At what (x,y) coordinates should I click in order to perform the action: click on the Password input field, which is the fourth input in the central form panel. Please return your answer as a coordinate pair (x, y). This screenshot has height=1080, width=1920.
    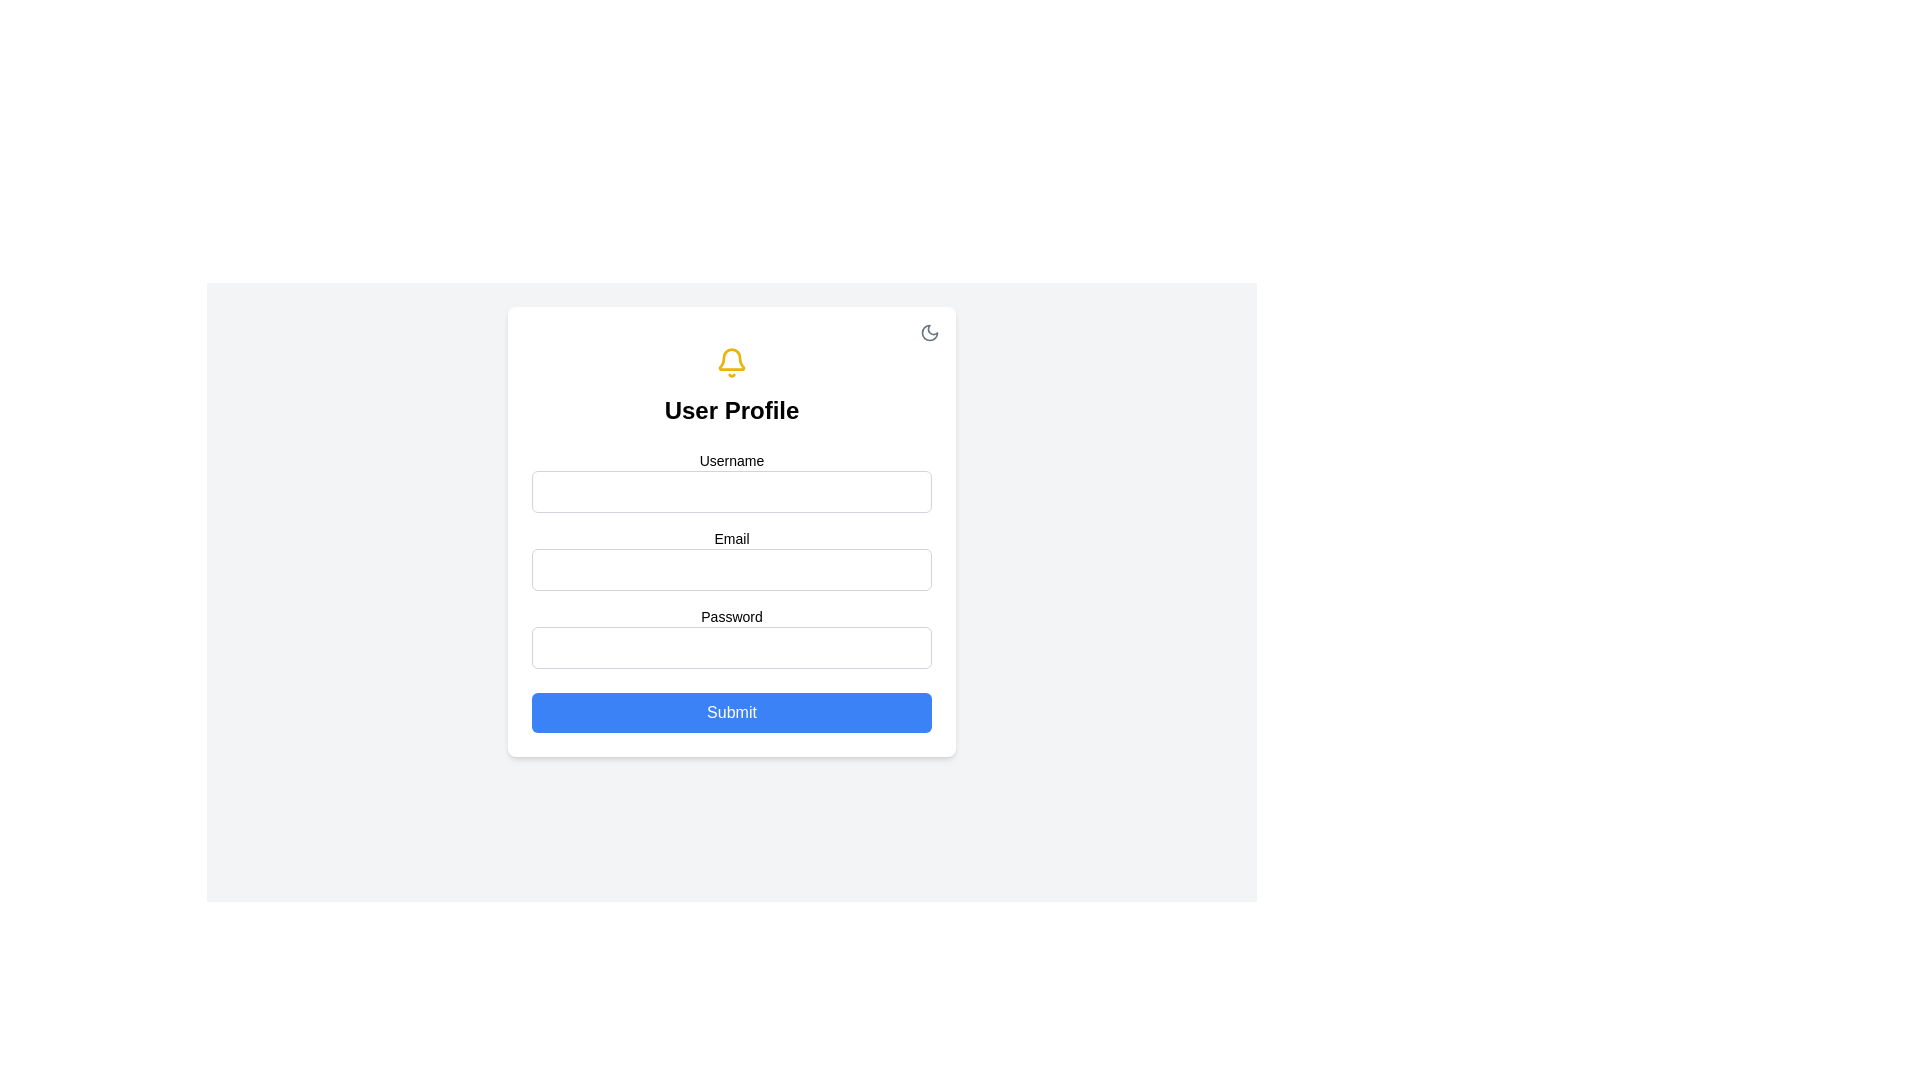
    Looking at the image, I should click on (730, 648).